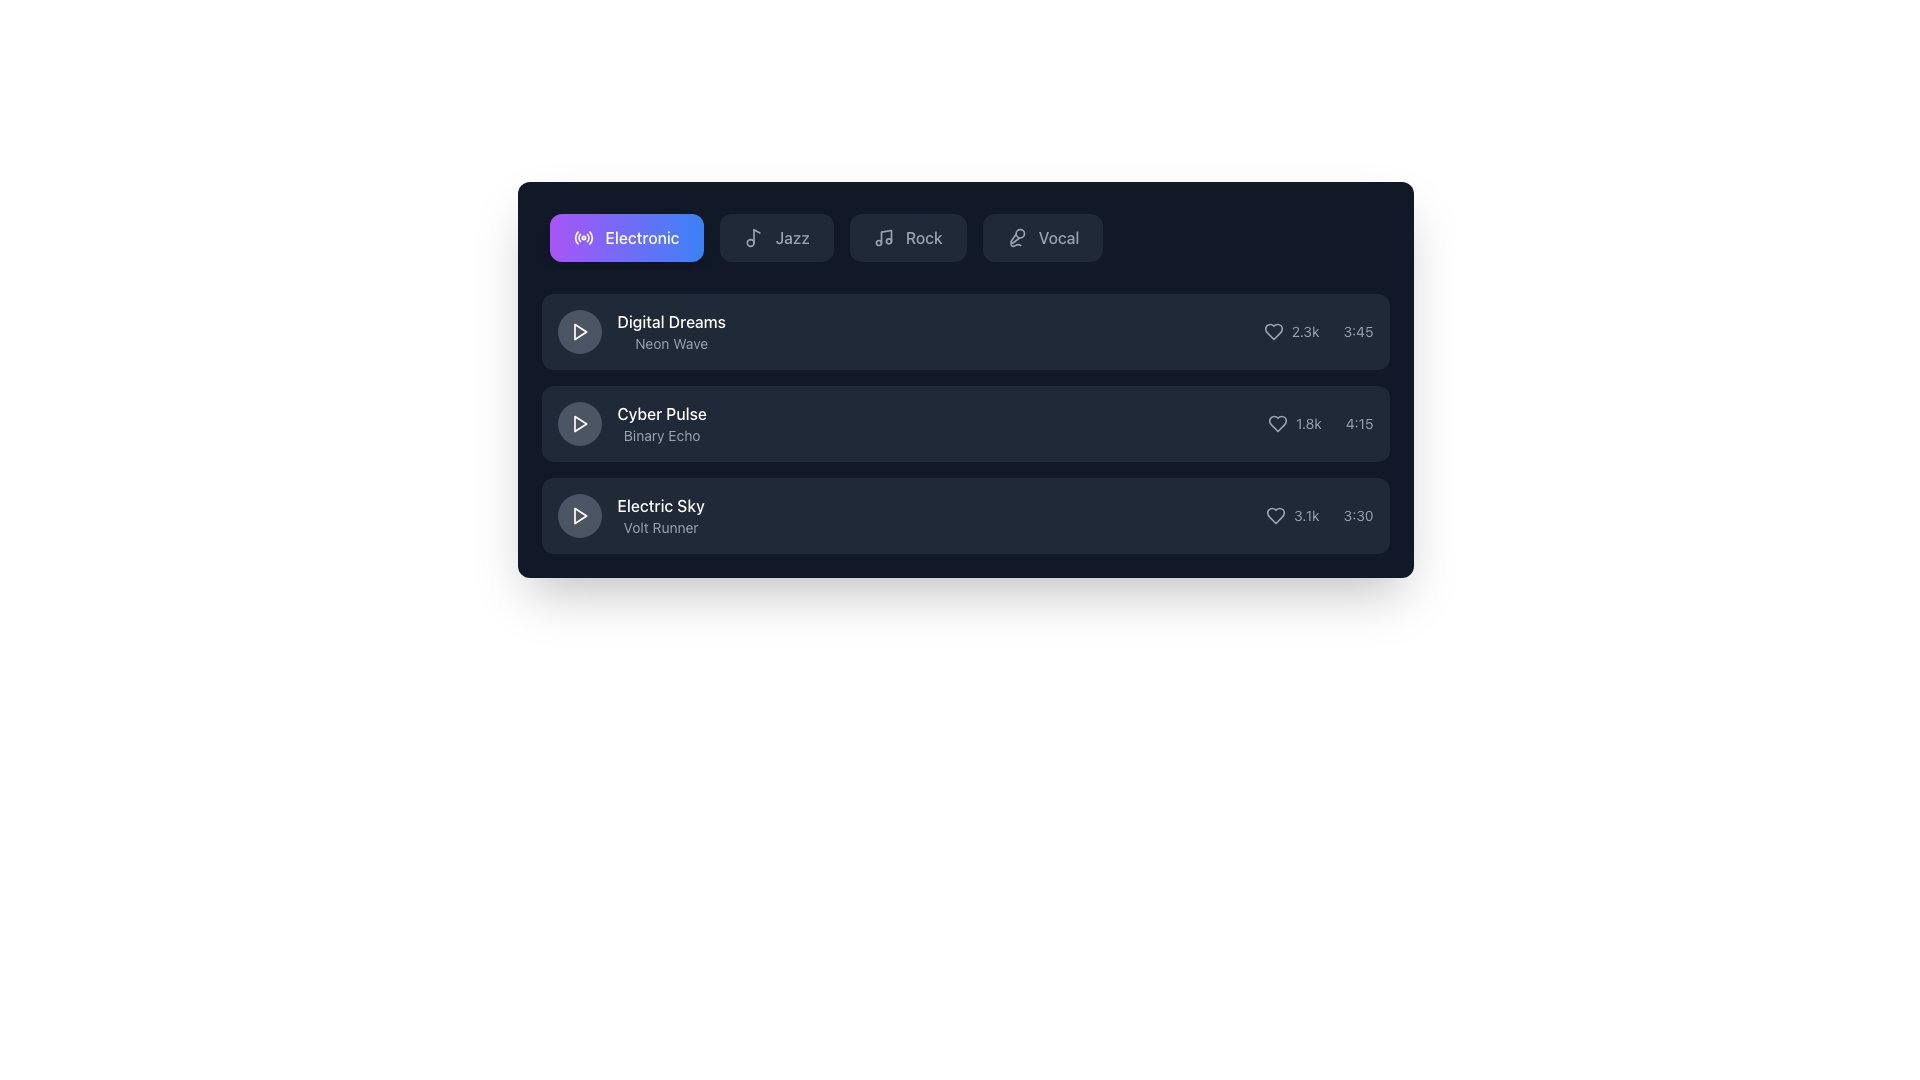 The width and height of the screenshot is (1920, 1080). Describe the element at coordinates (907, 237) in the screenshot. I see `the 'Rock' button, which is a dark-background button with rounded corners containing a musical note icon and the text 'Rock'` at that location.